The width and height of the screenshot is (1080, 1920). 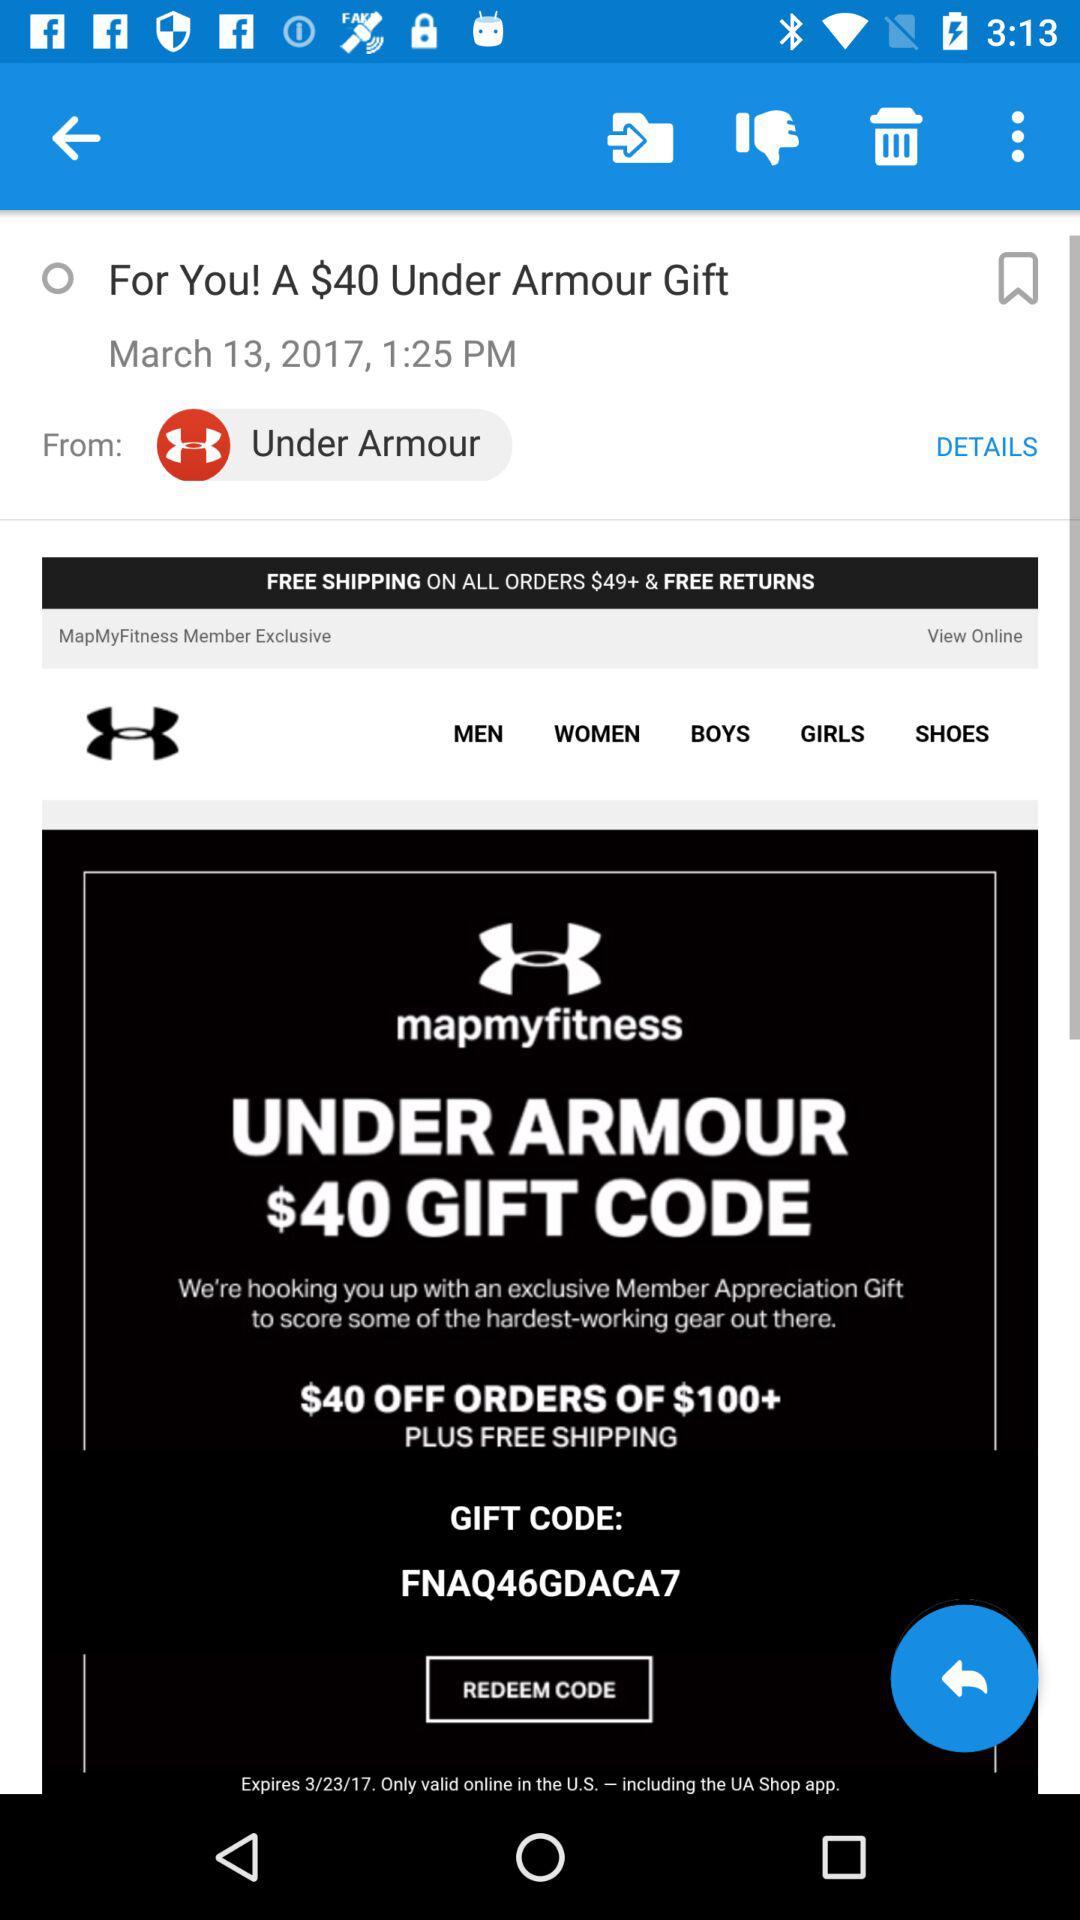 What do you see at coordinates (963, 1678) in the screenshot?
I see `goto back` at bounding box center [963, 1678].